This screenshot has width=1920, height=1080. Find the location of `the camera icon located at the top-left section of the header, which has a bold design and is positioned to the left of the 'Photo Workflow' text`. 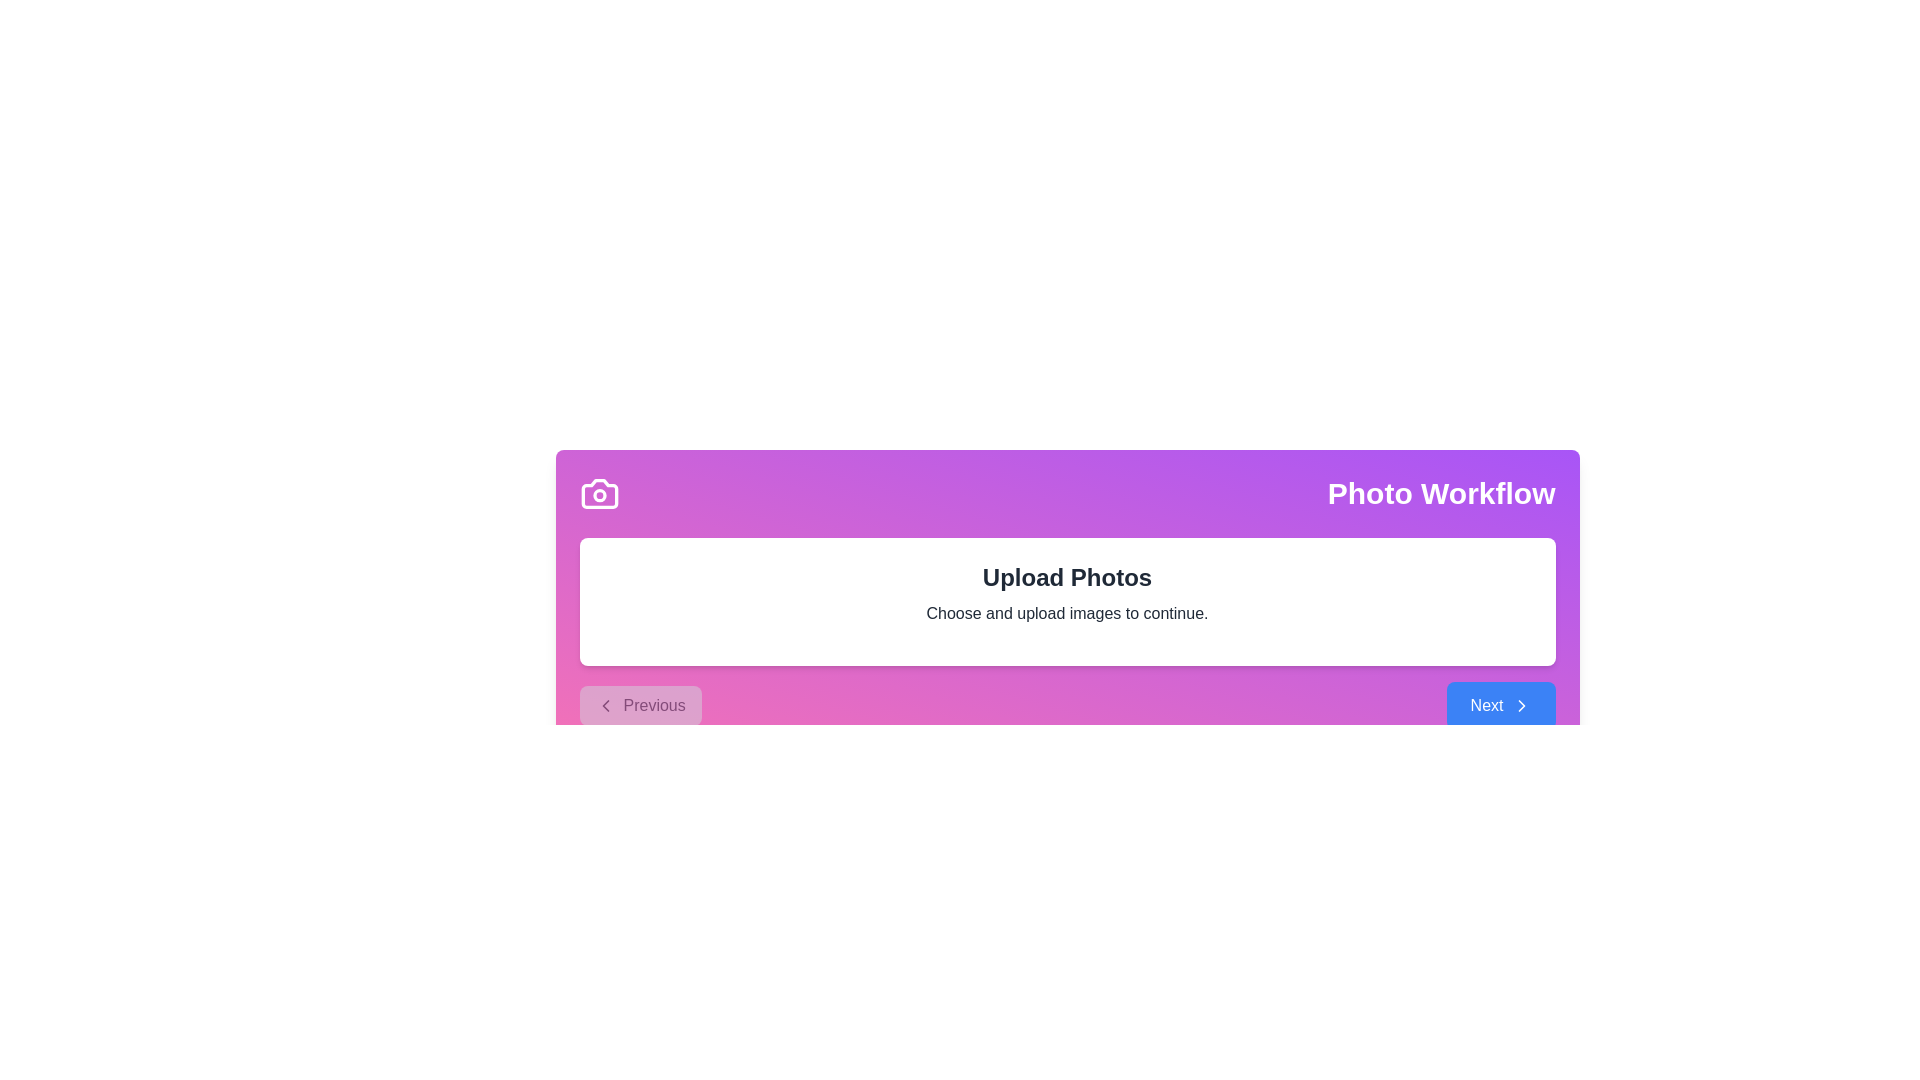

the camera icon located at the top-left section of the header, which has a bold design and is positioned to the left of the 'Photo Workflow' text is located at coordinates (598, 493).